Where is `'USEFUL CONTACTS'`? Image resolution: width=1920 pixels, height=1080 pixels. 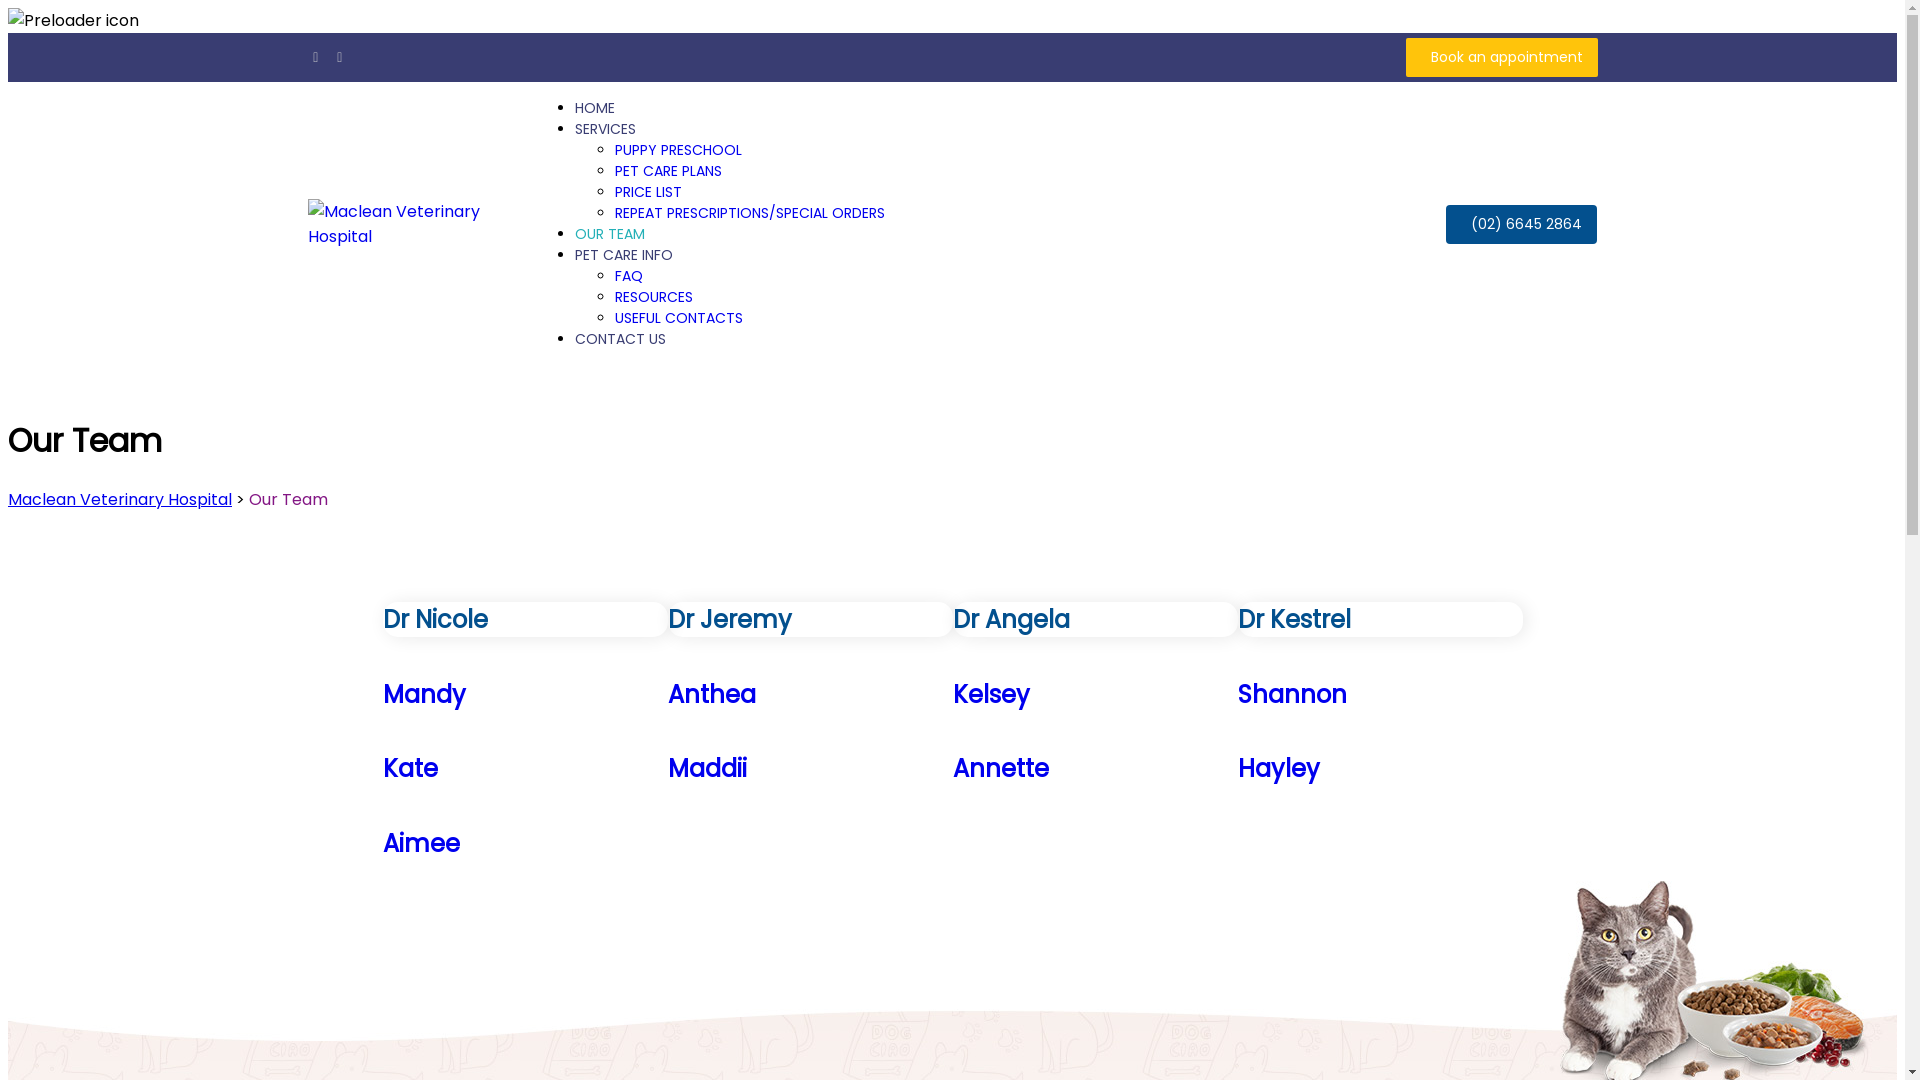 'USEFUL CONTACTS' is located at coordinates (678, 316).